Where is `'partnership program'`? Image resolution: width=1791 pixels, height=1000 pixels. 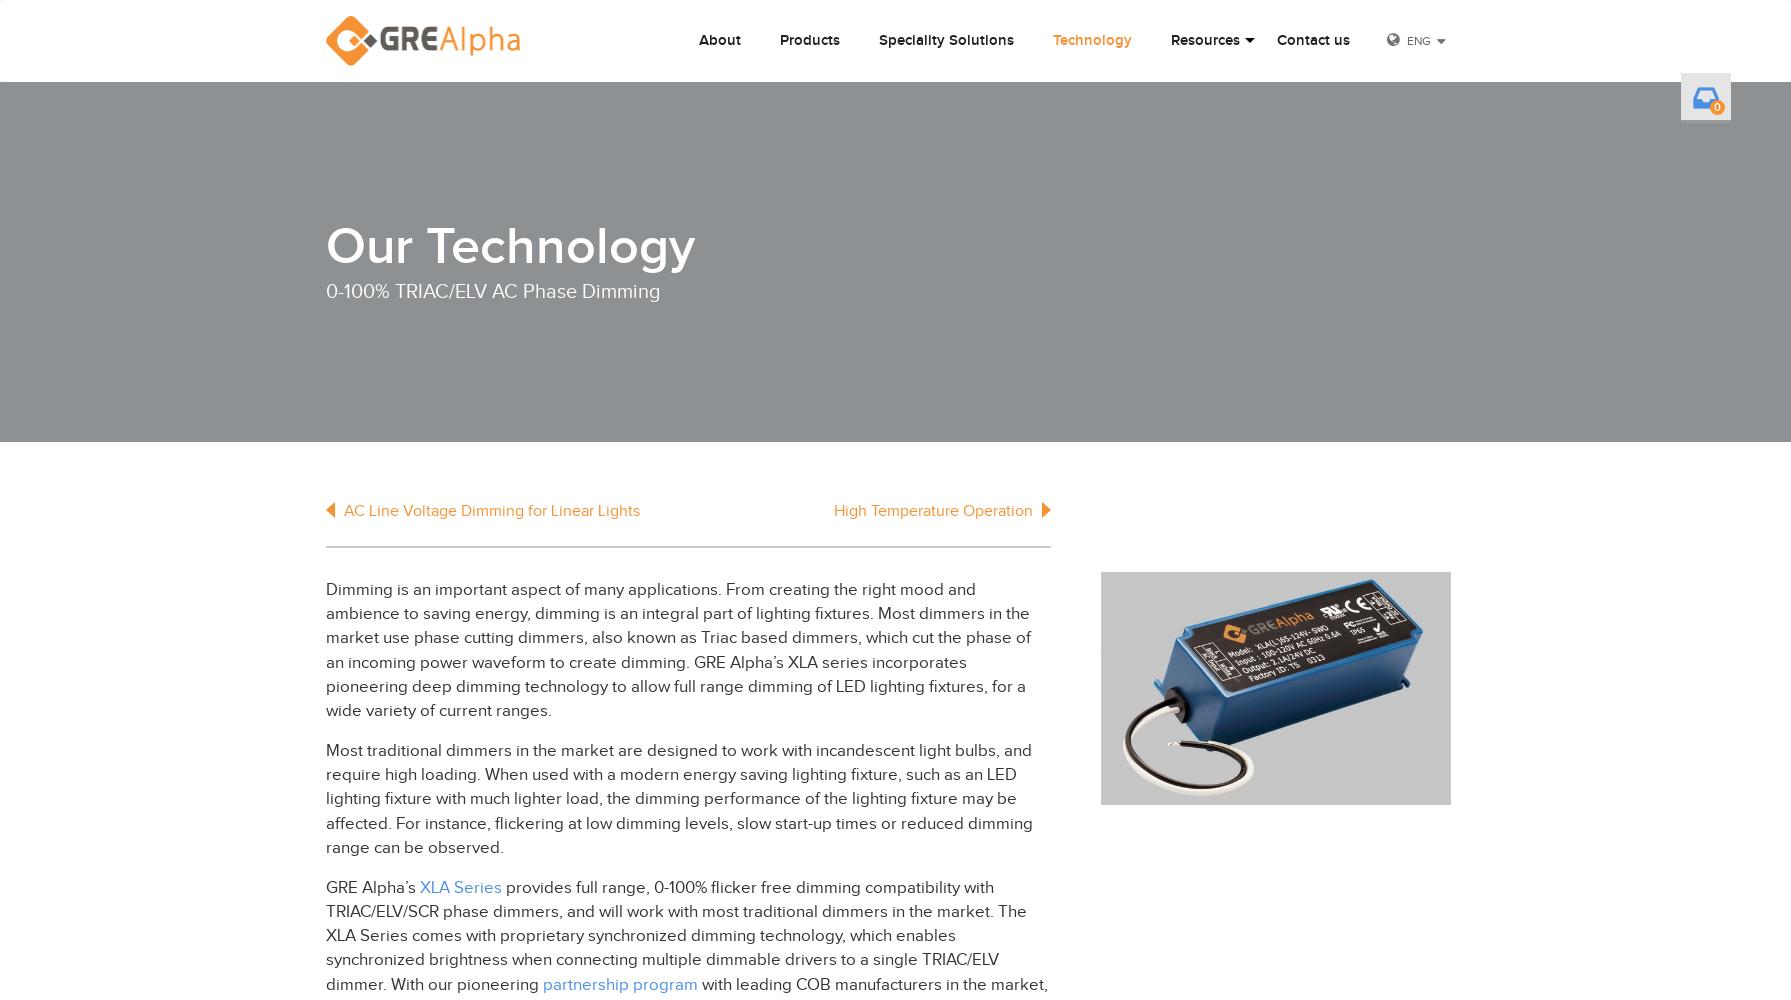
'partnership program' is located at coordinates (619, 983).